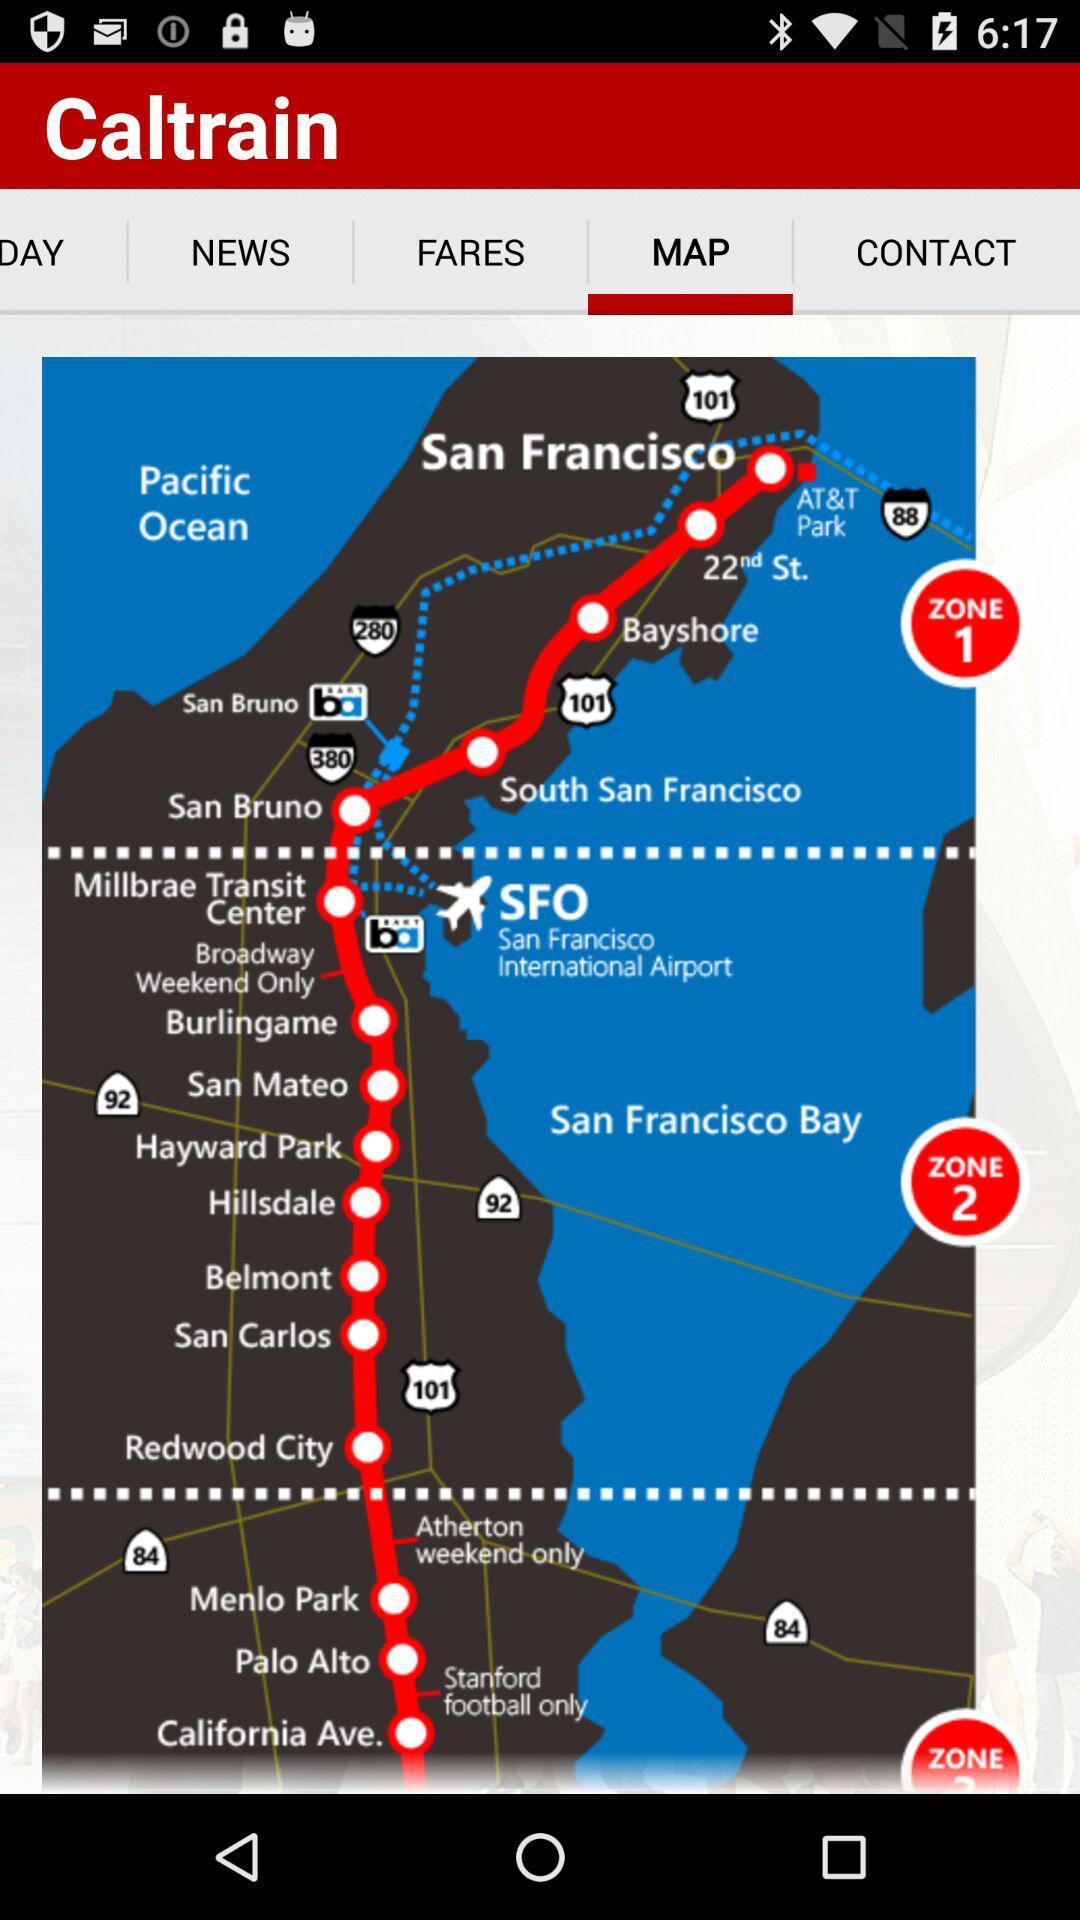  I want to click on today item, so click(62, 251).